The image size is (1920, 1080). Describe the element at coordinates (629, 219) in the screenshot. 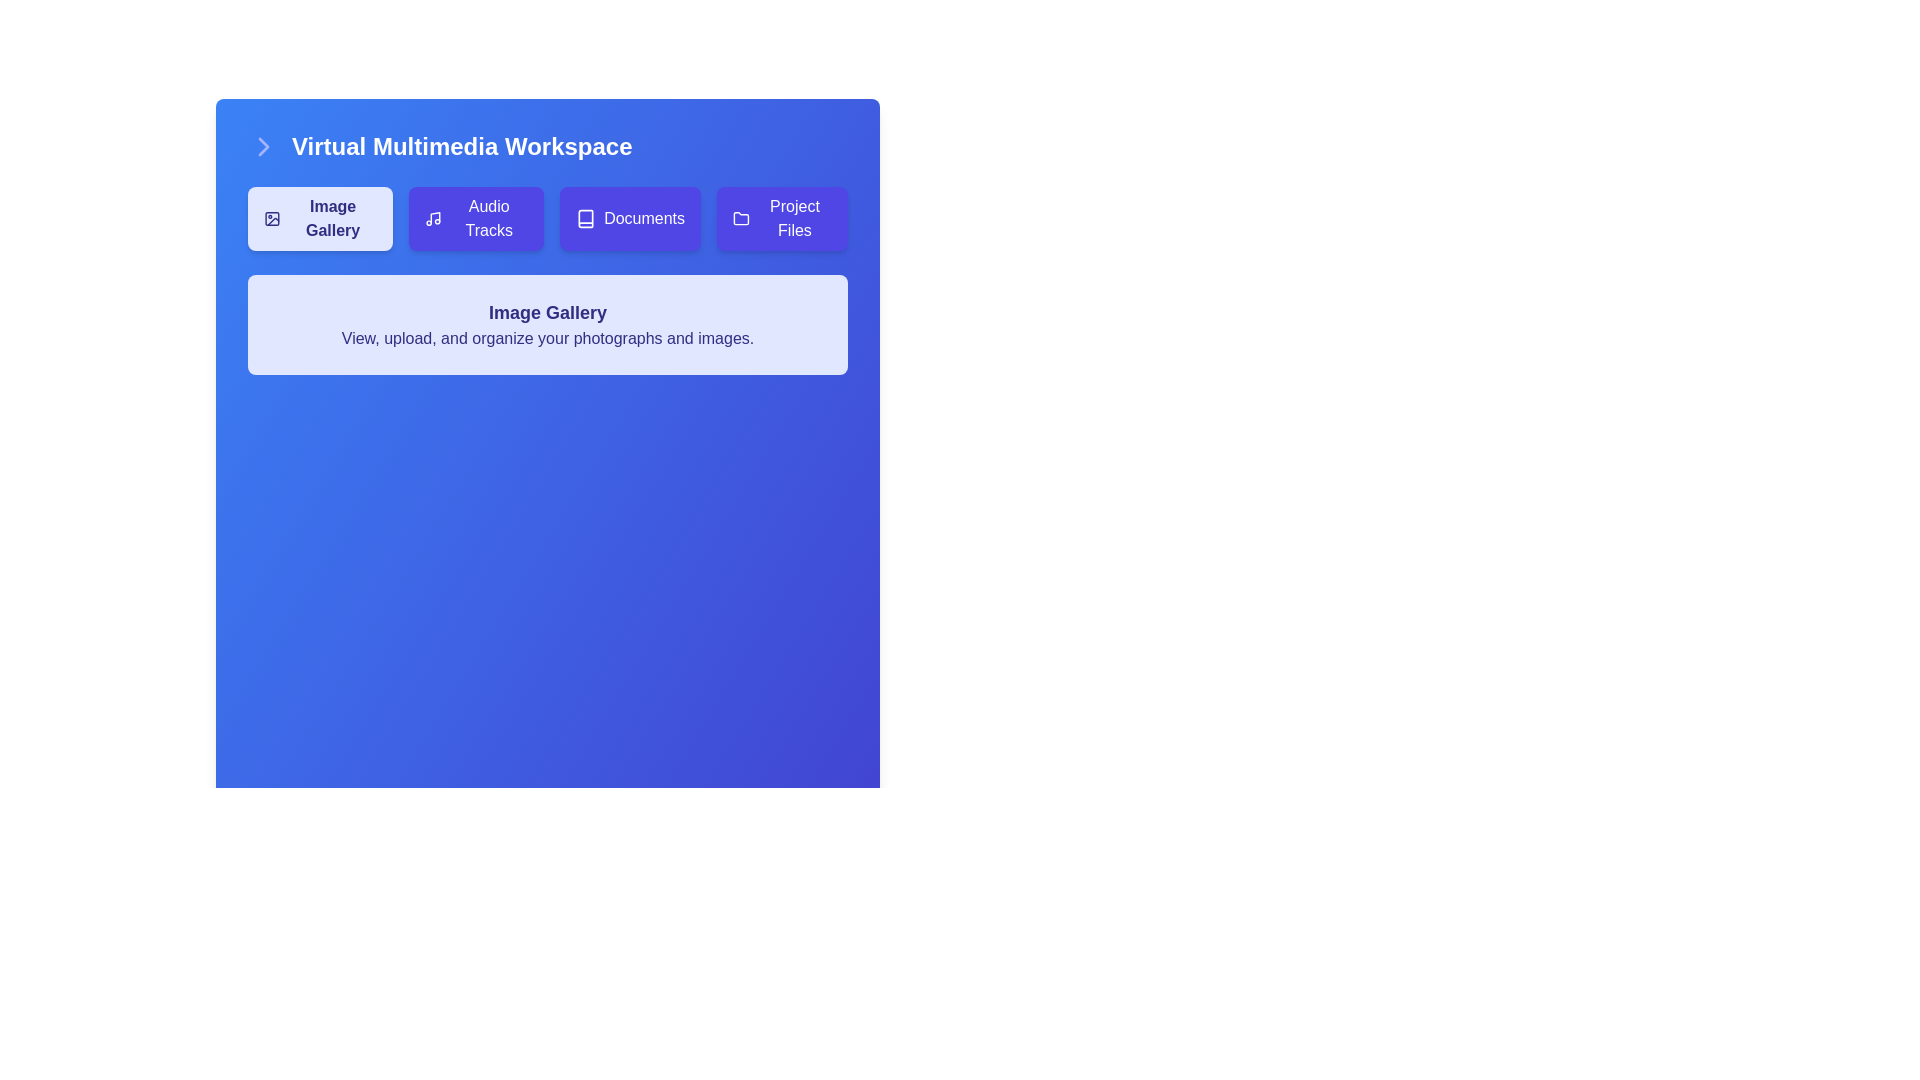

I see `the 'Documents' button, which is a rectangular button with white text on a purple background and a book icon` at that location.